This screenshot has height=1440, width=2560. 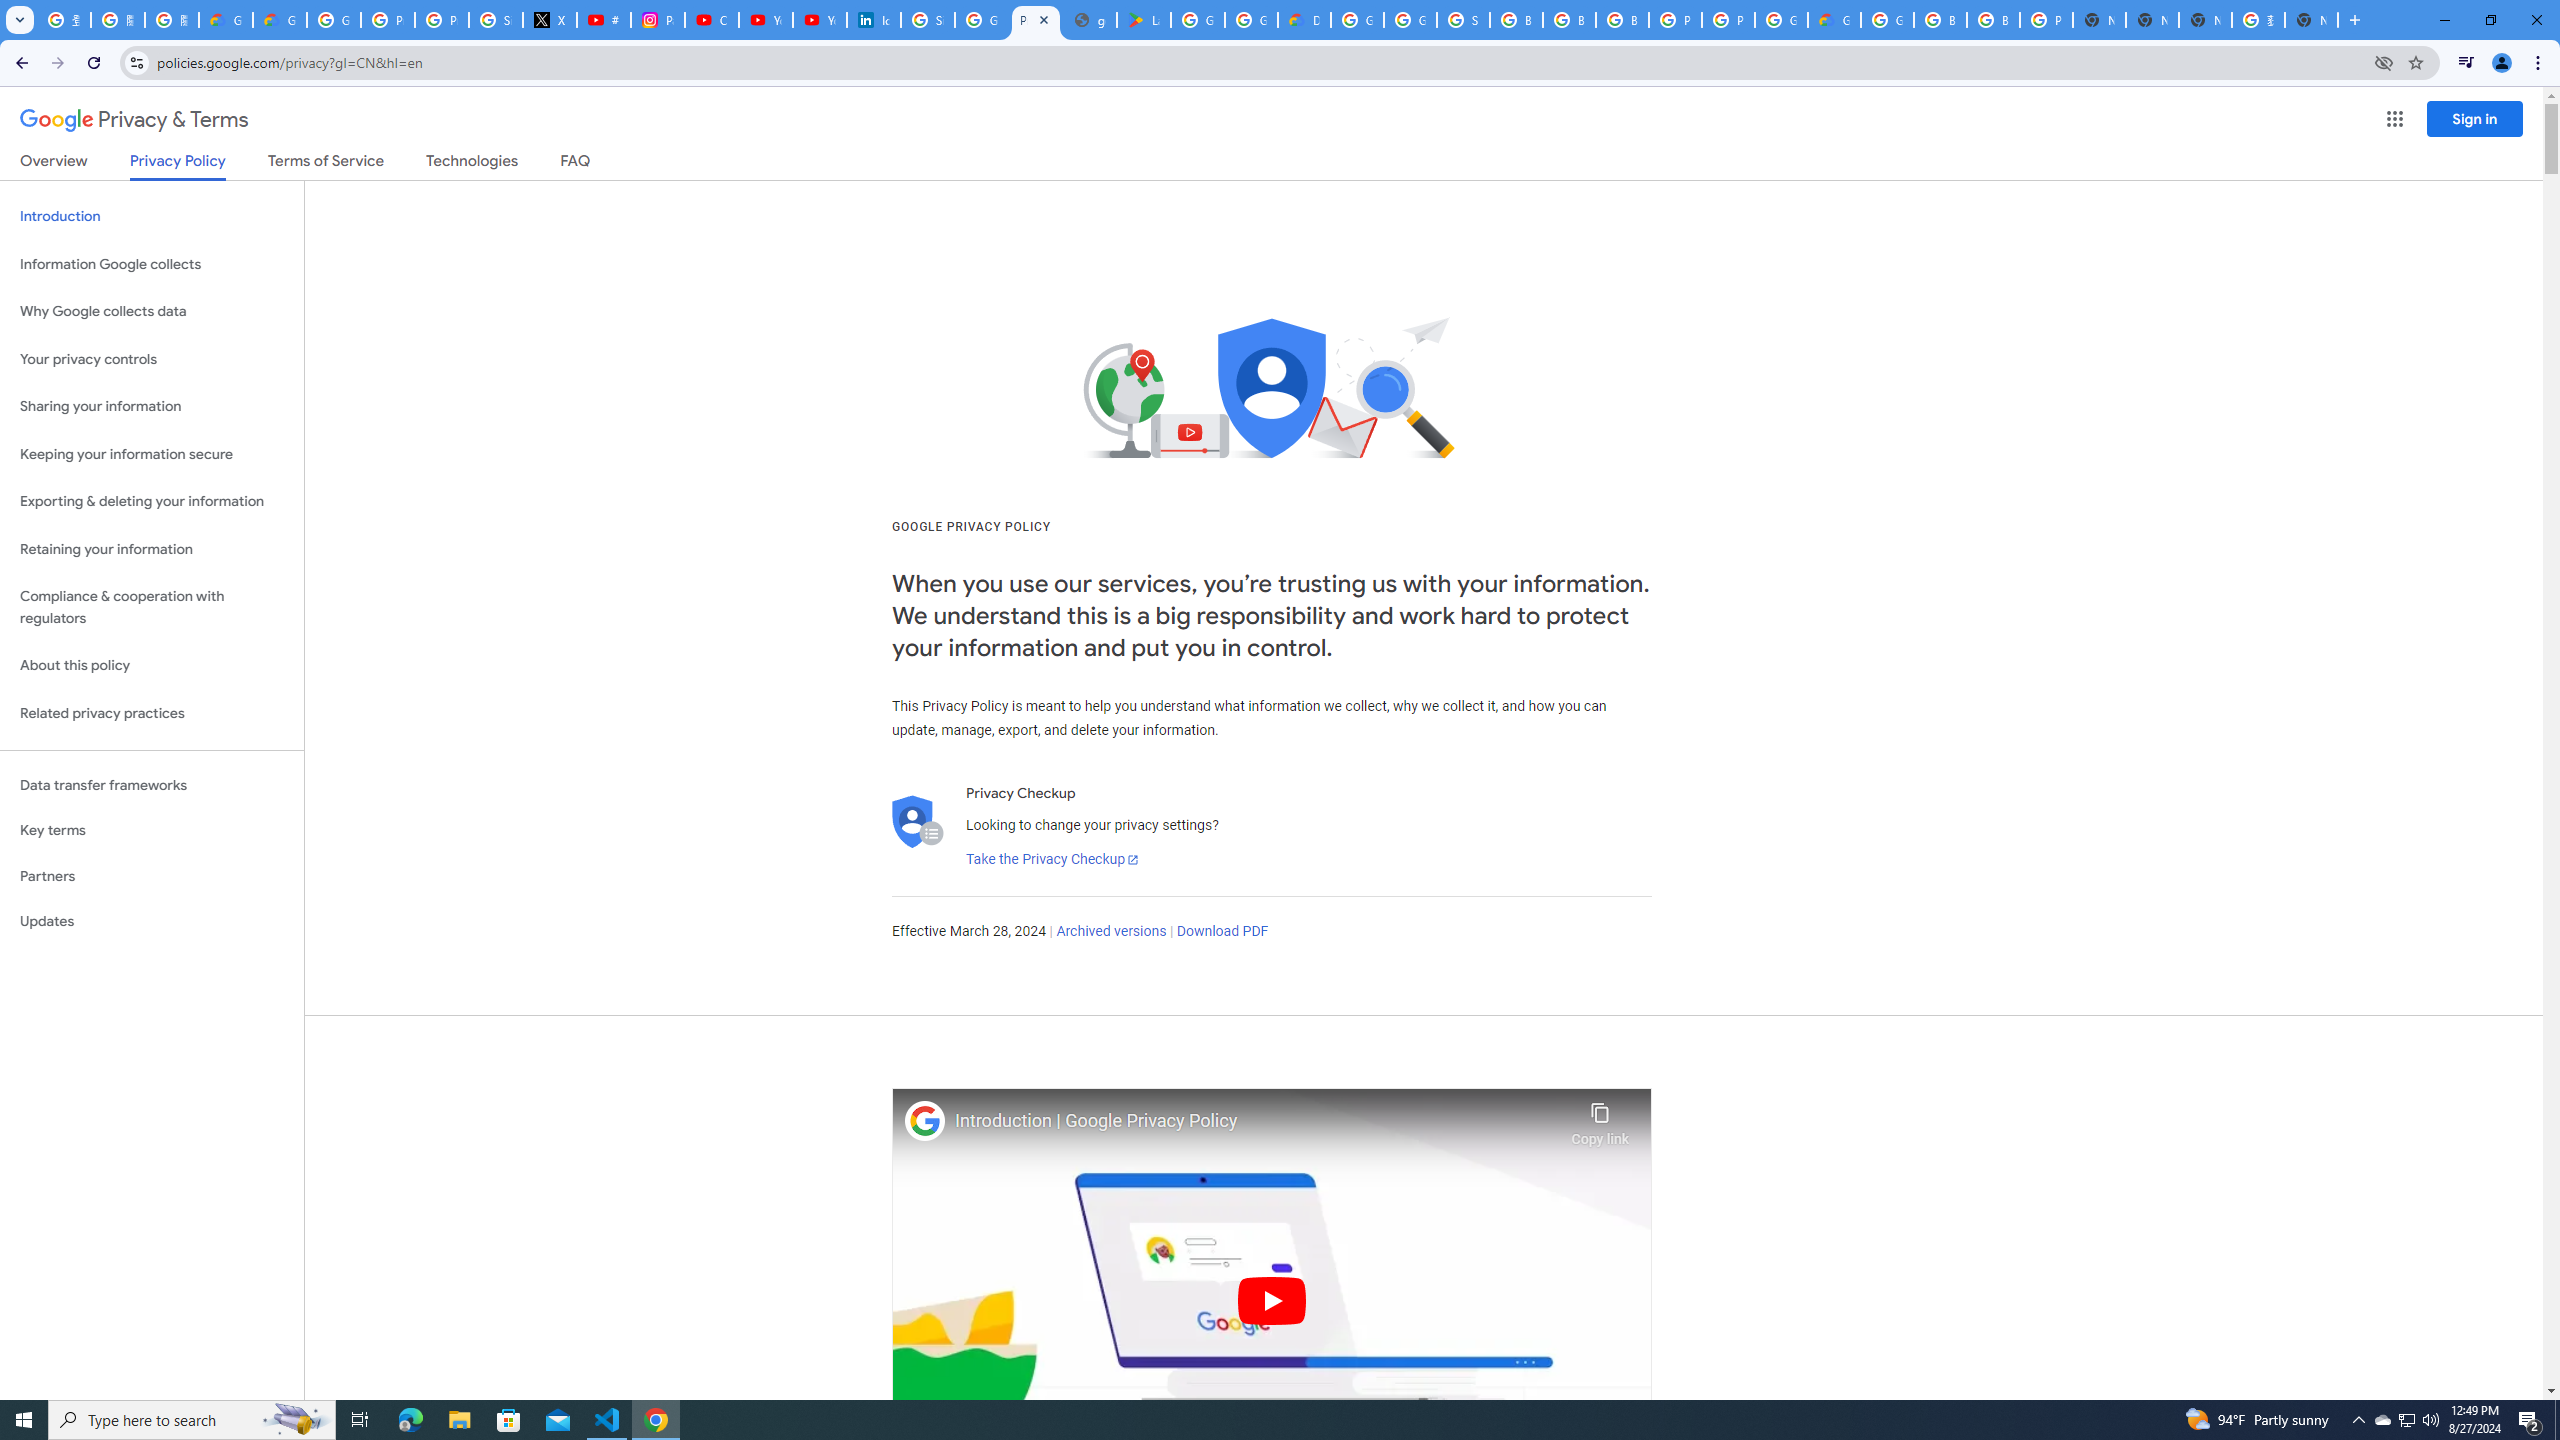 I want to click on 'Play', so click(x=1271, y=1299).